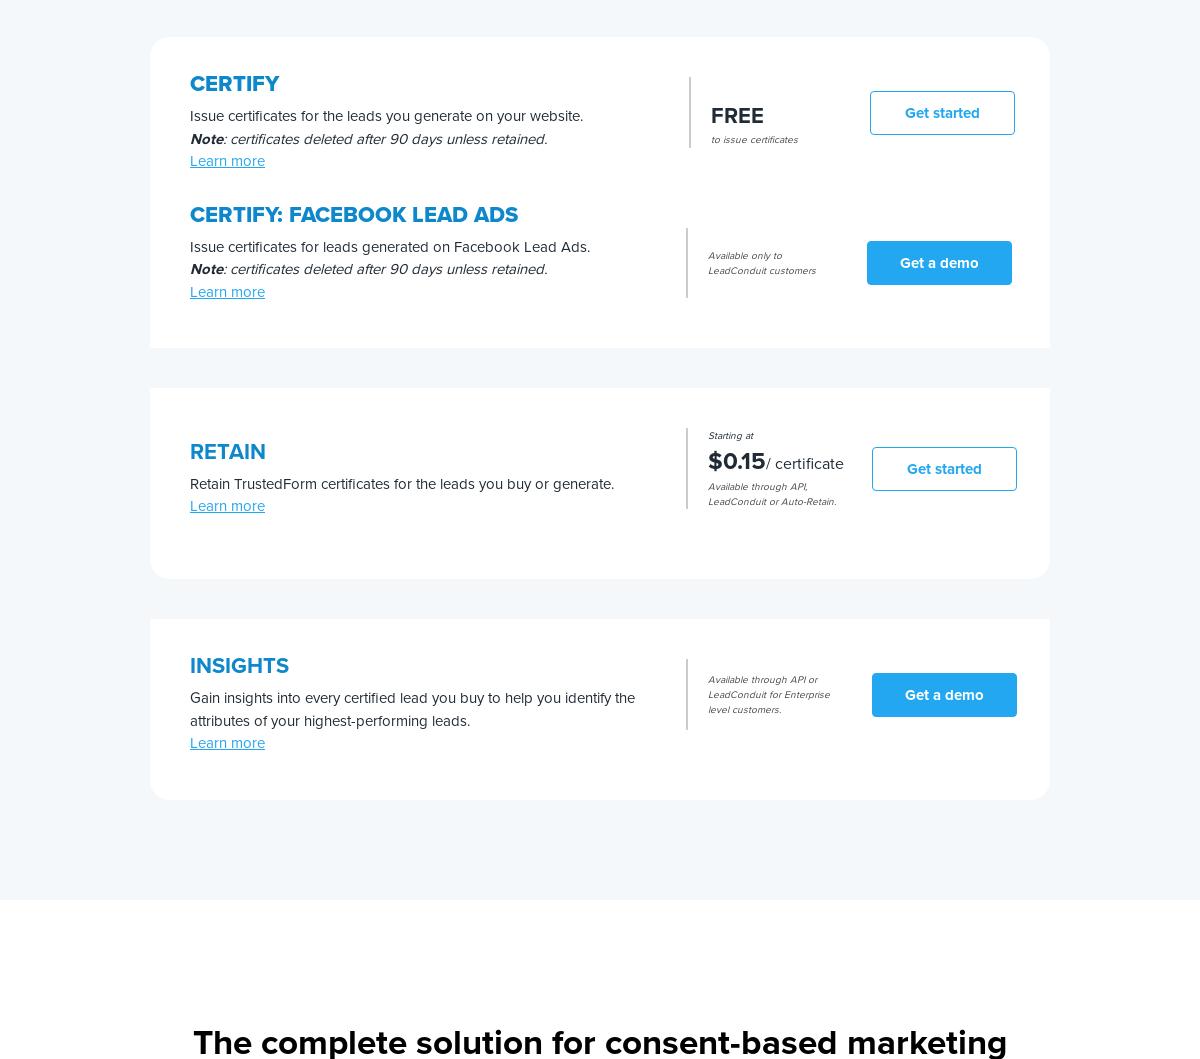  I want to click on 'Starting at', so click(730, 434).